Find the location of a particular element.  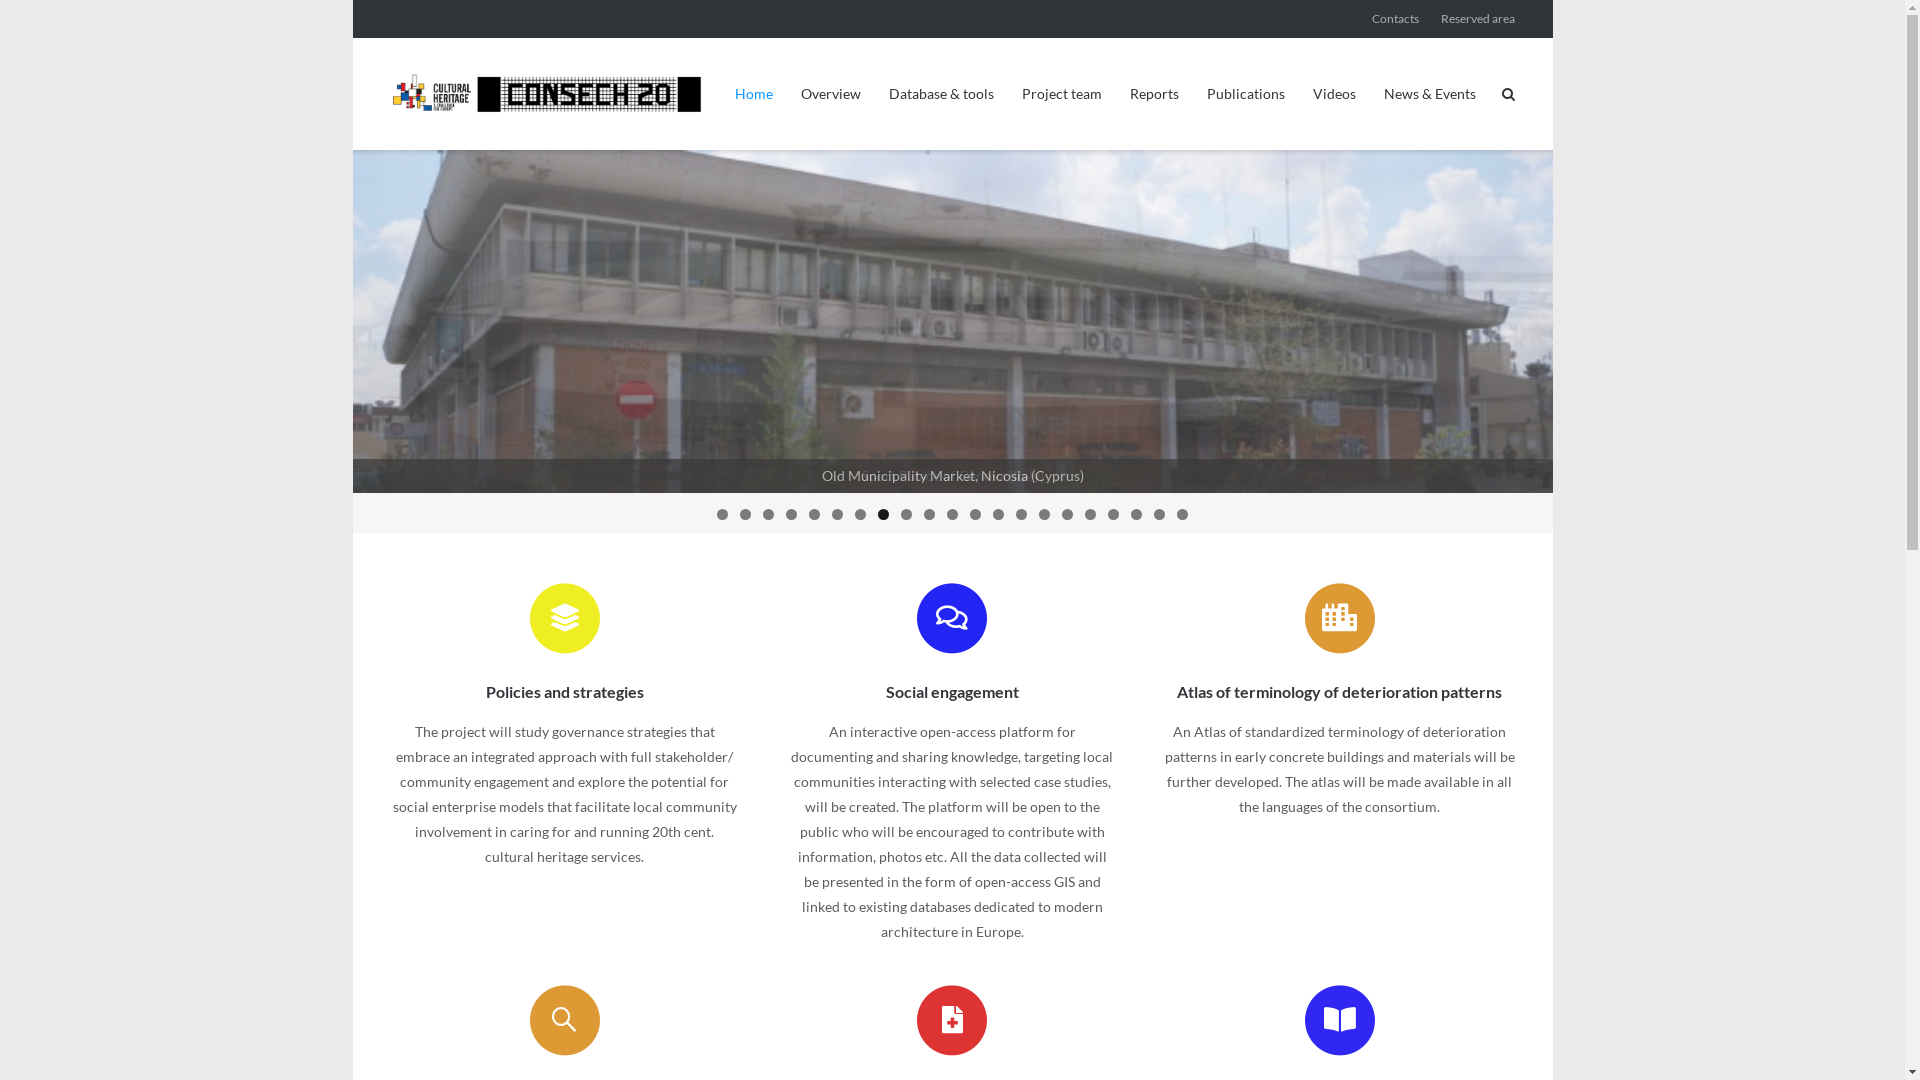

'21' is located at coordinates (1182, 513).